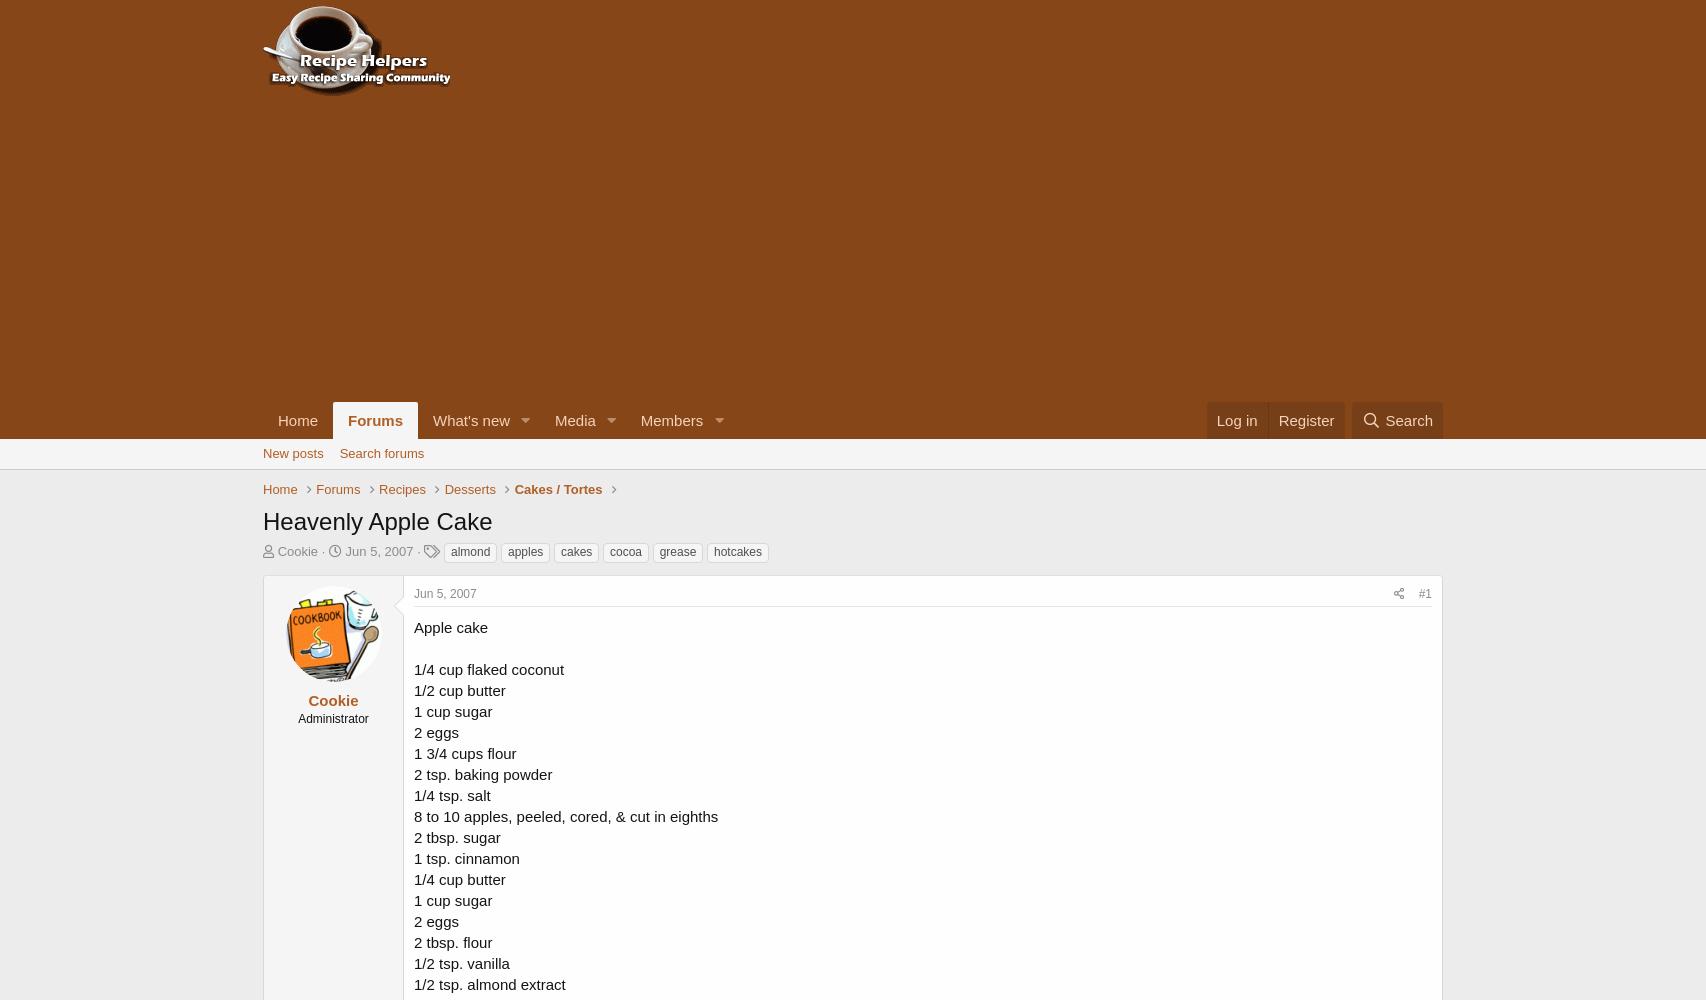  Describe the element at coordinates (460, 961) in the screenshot. I see `'1/2 tsp. vanilla'` at that location.